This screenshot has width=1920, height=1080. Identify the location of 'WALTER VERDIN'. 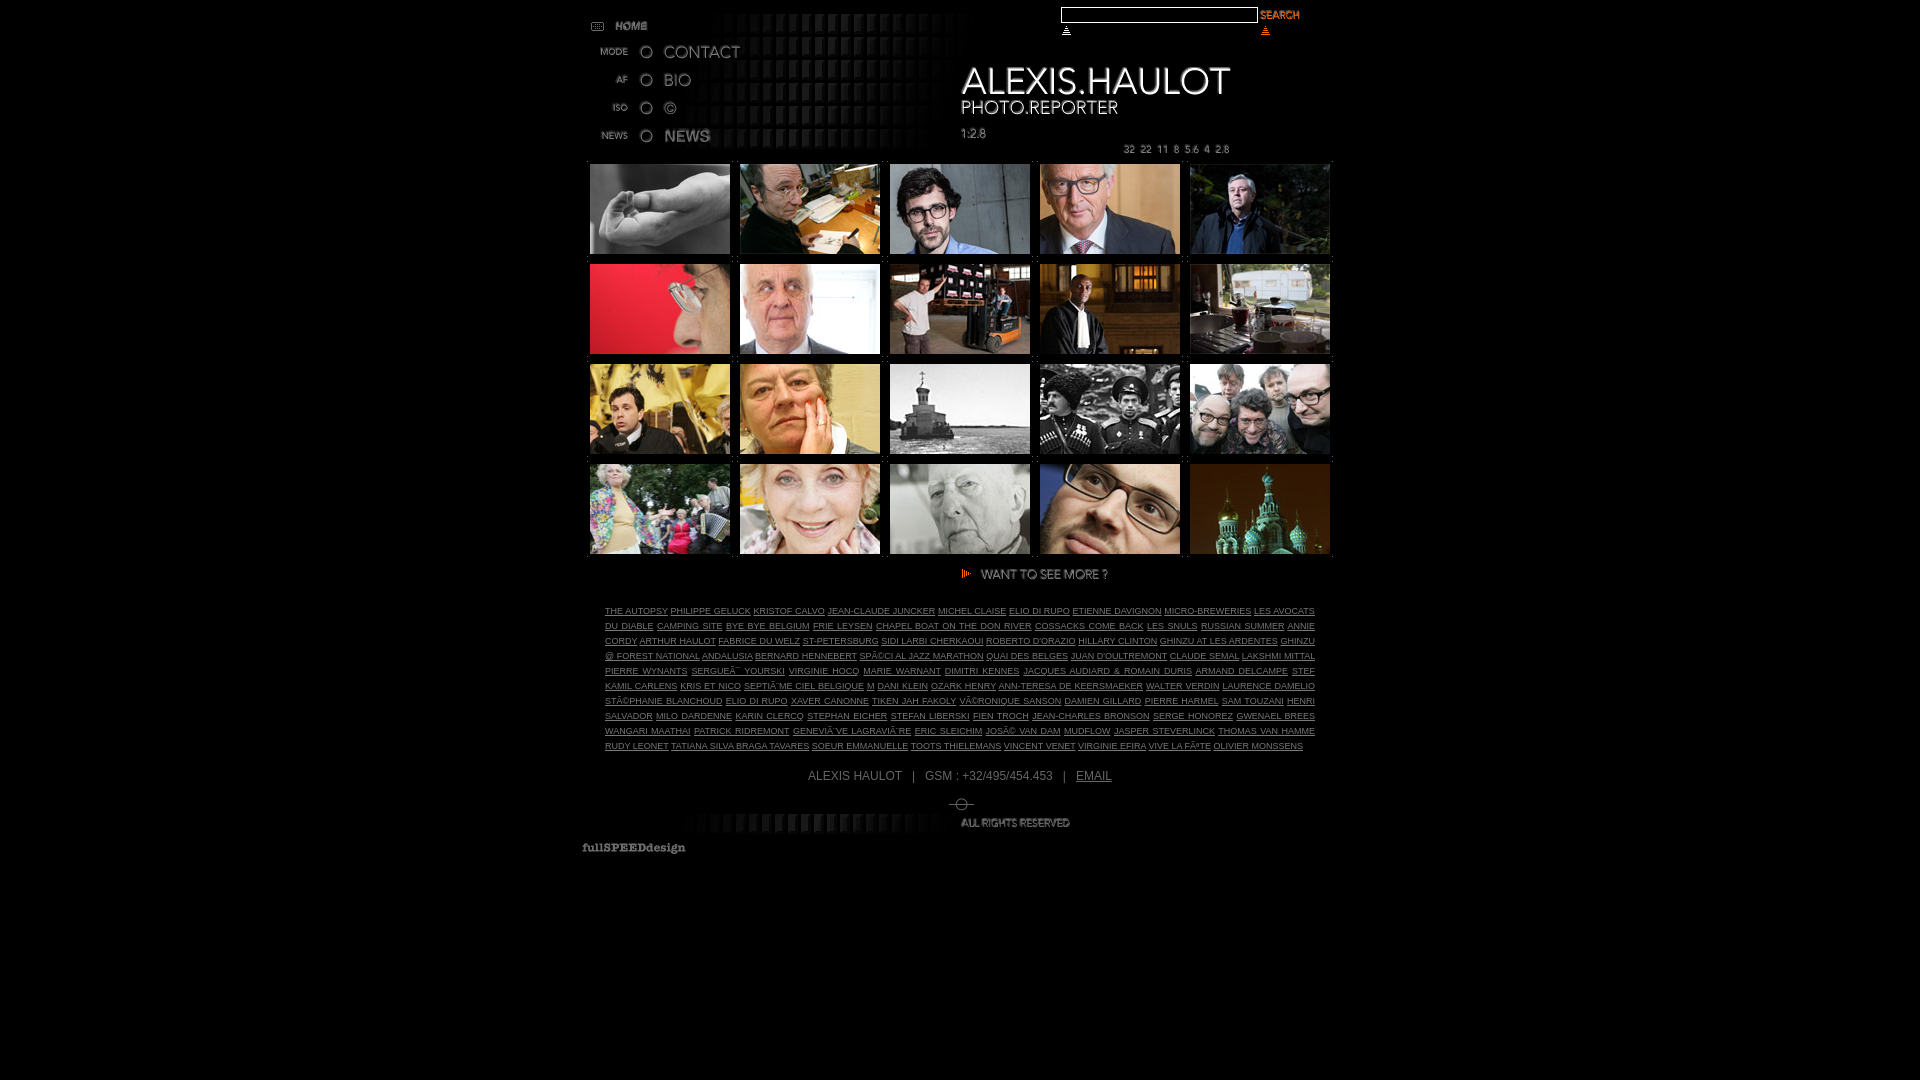
(1182, 685).